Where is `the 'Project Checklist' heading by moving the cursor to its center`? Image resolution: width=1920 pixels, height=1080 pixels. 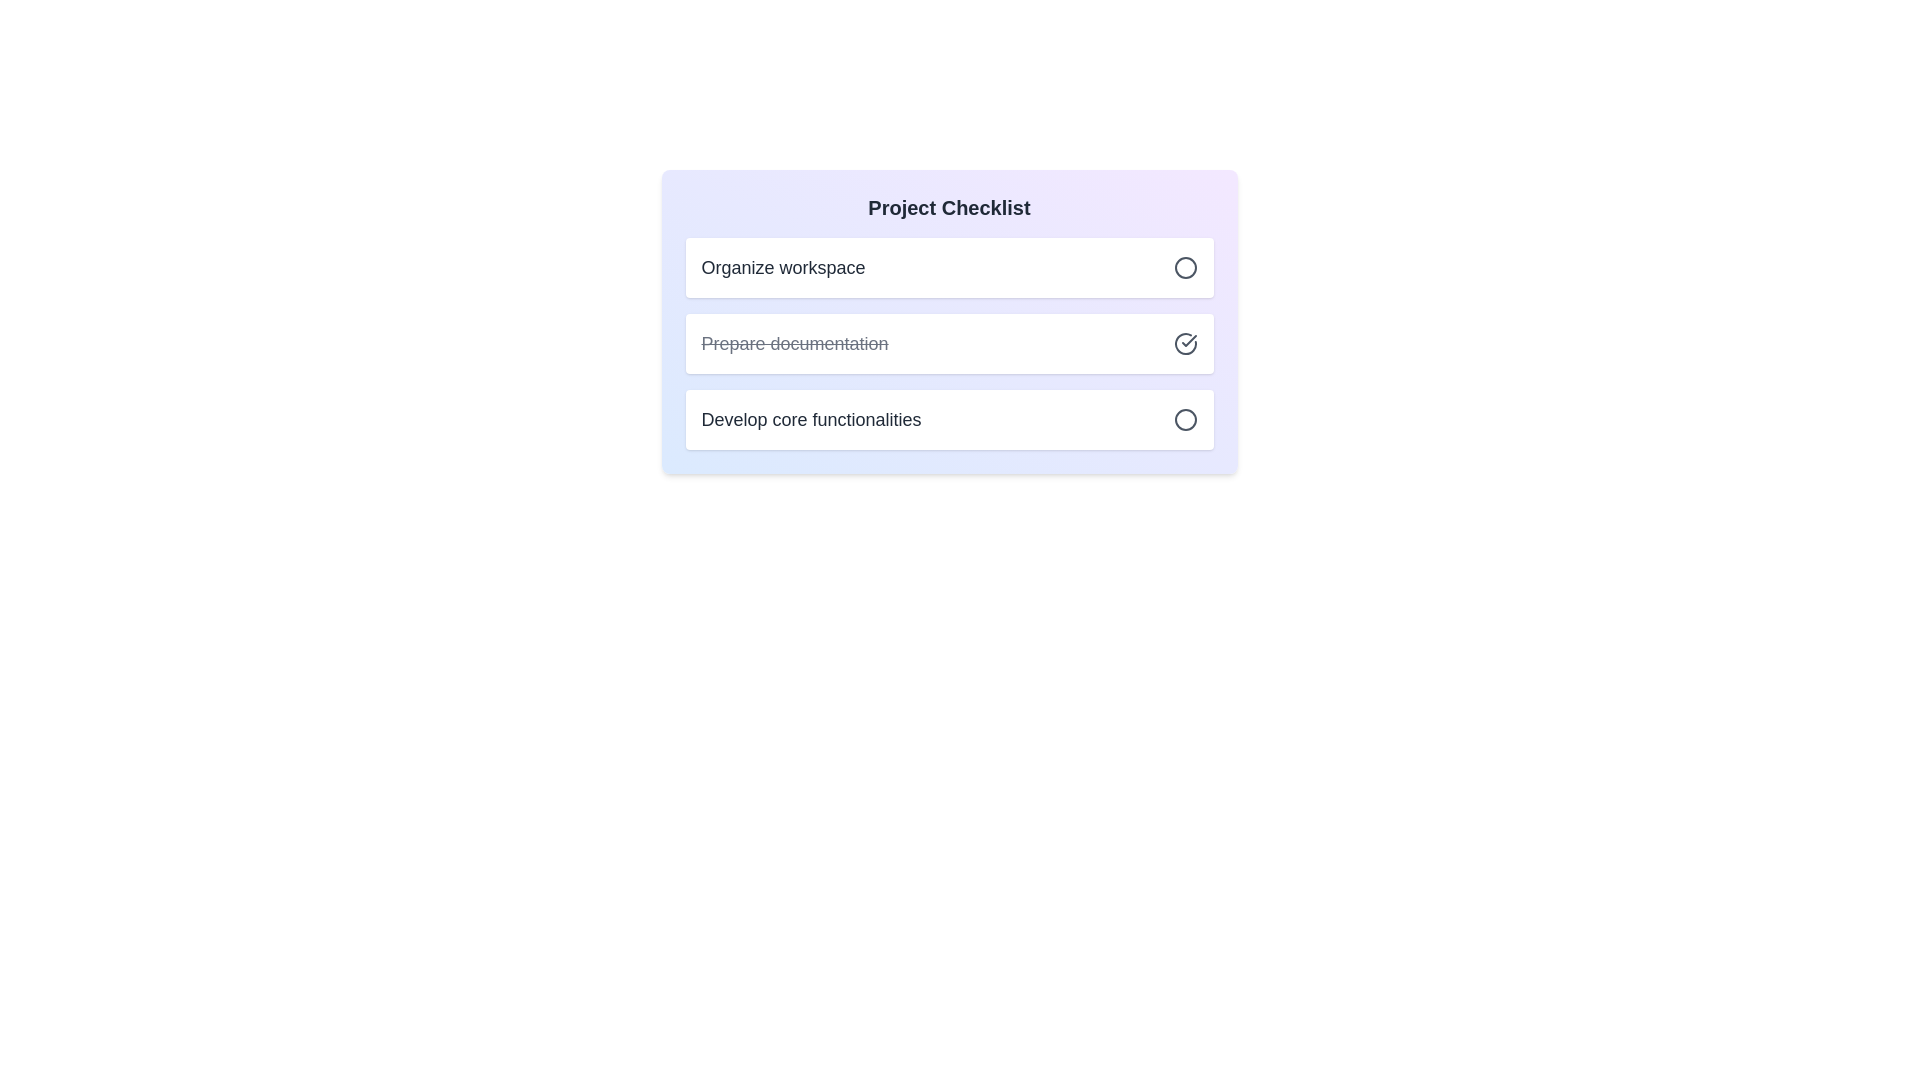 the 'Project Checklist' heading by moving the cursor to its center is located at coordinates (948, 208).